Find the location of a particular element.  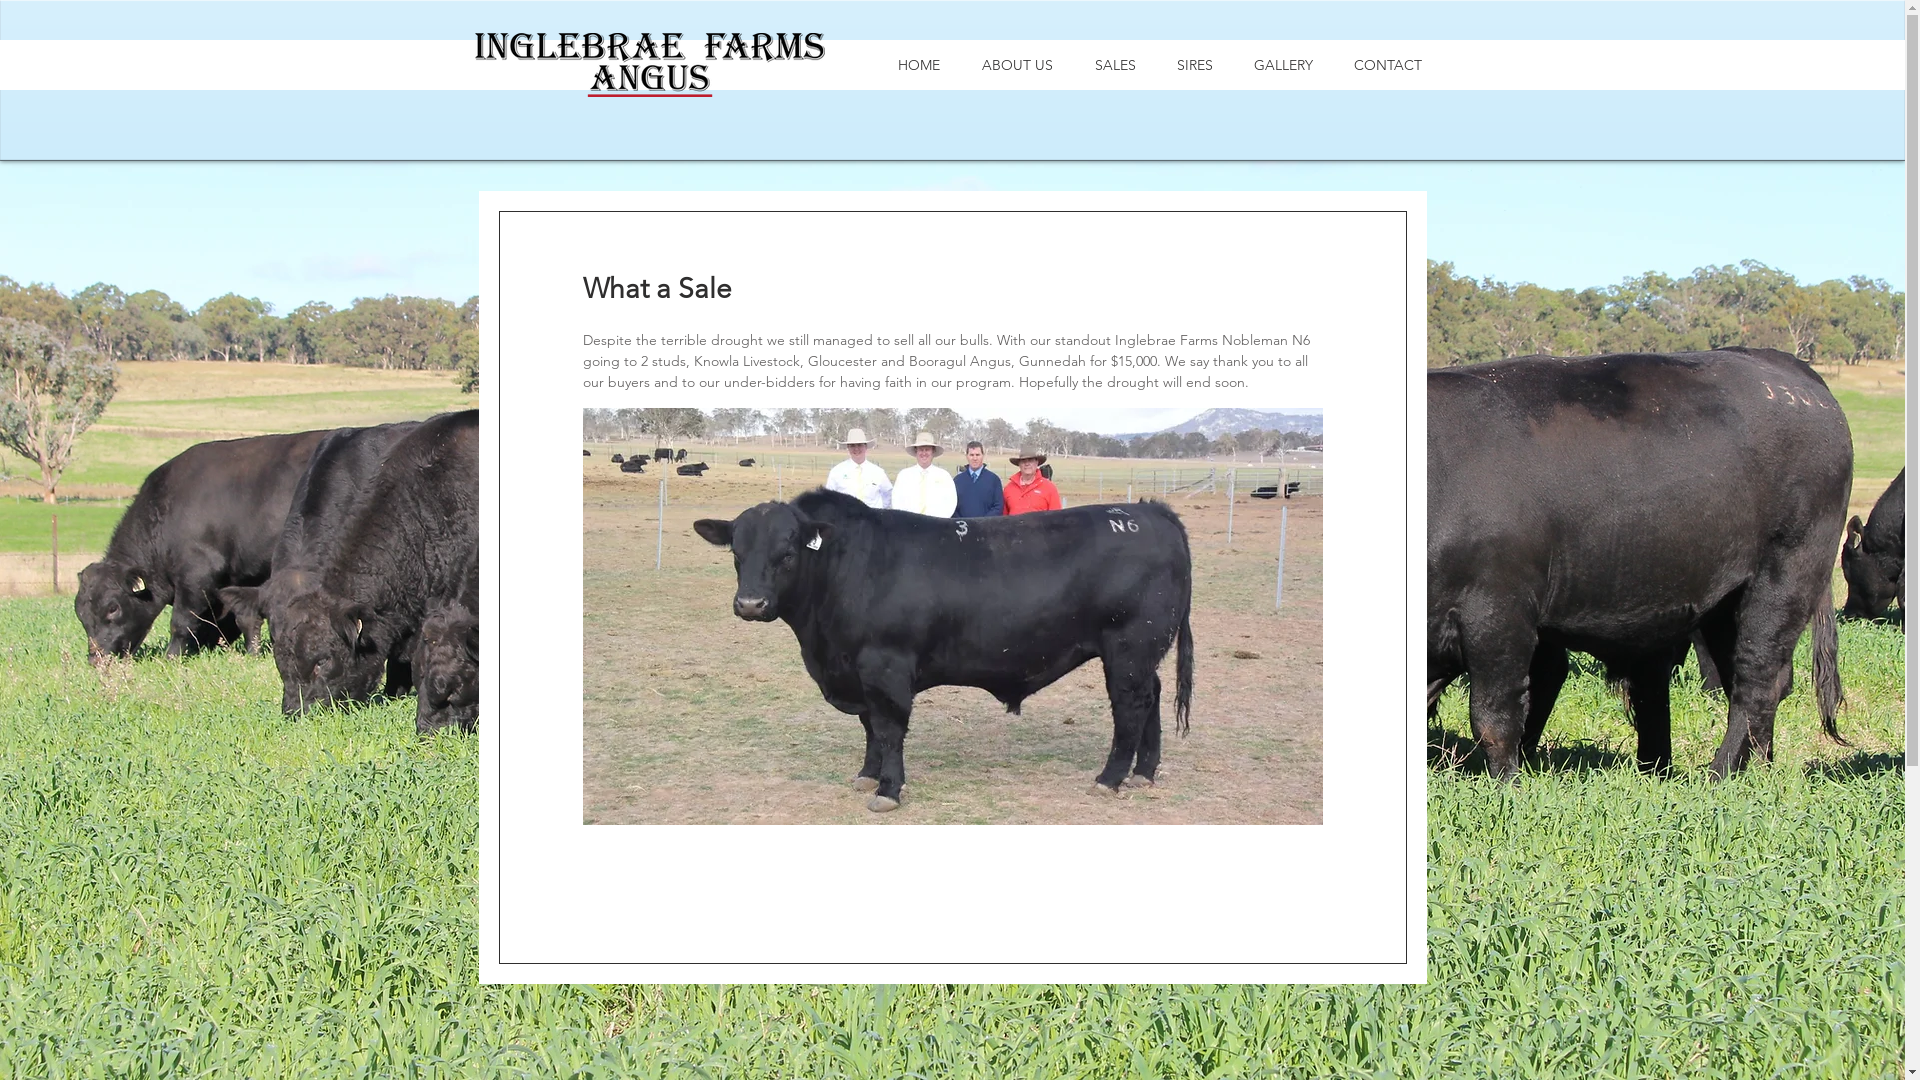

'SALES' is located at coordinates (1114, 64).